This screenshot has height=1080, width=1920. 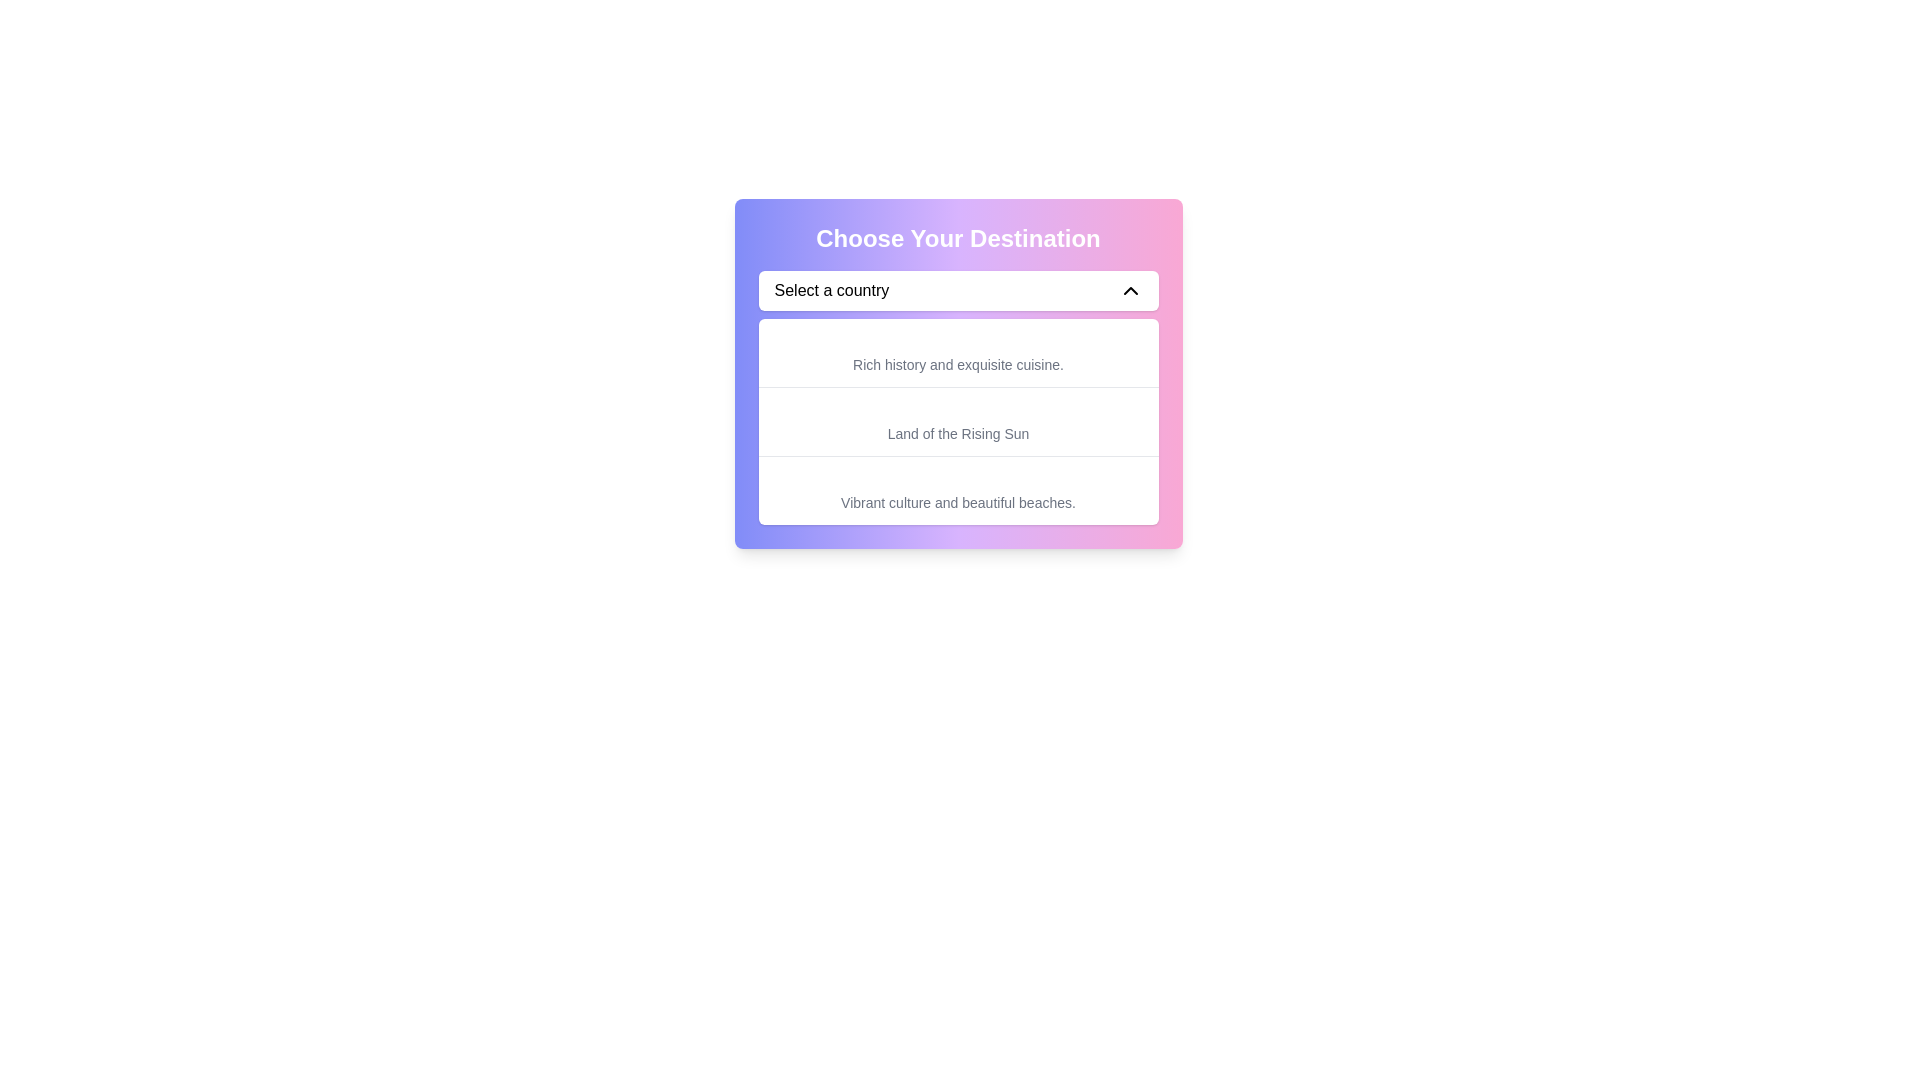 What do you see at coordinates (1130, 290) in the screenshot?
I see `the upward-pointing chevron icon on the right side of the 'Select a country' dropdown` at bounding box center [1130, 290].